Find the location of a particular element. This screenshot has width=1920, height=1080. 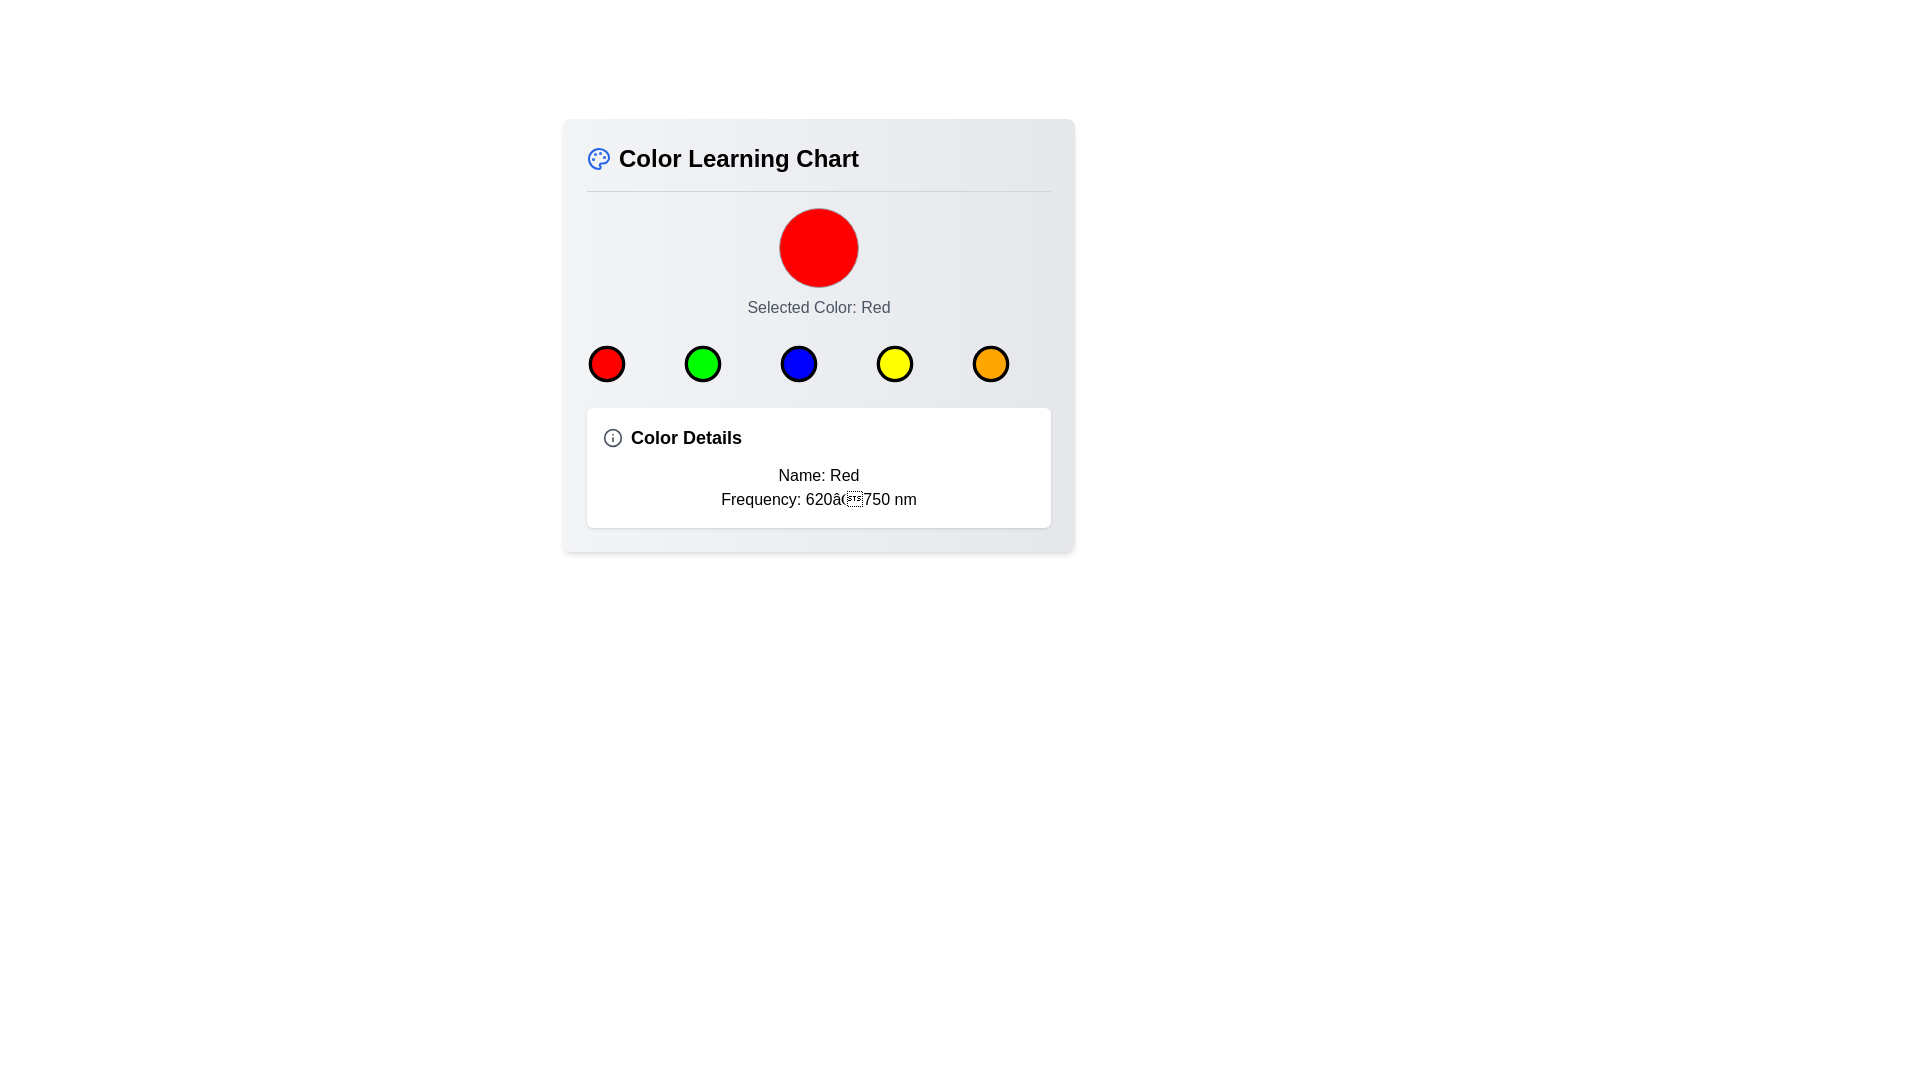

one of the circular buttons in the horizontal button group is located at coordinates (819, 363).